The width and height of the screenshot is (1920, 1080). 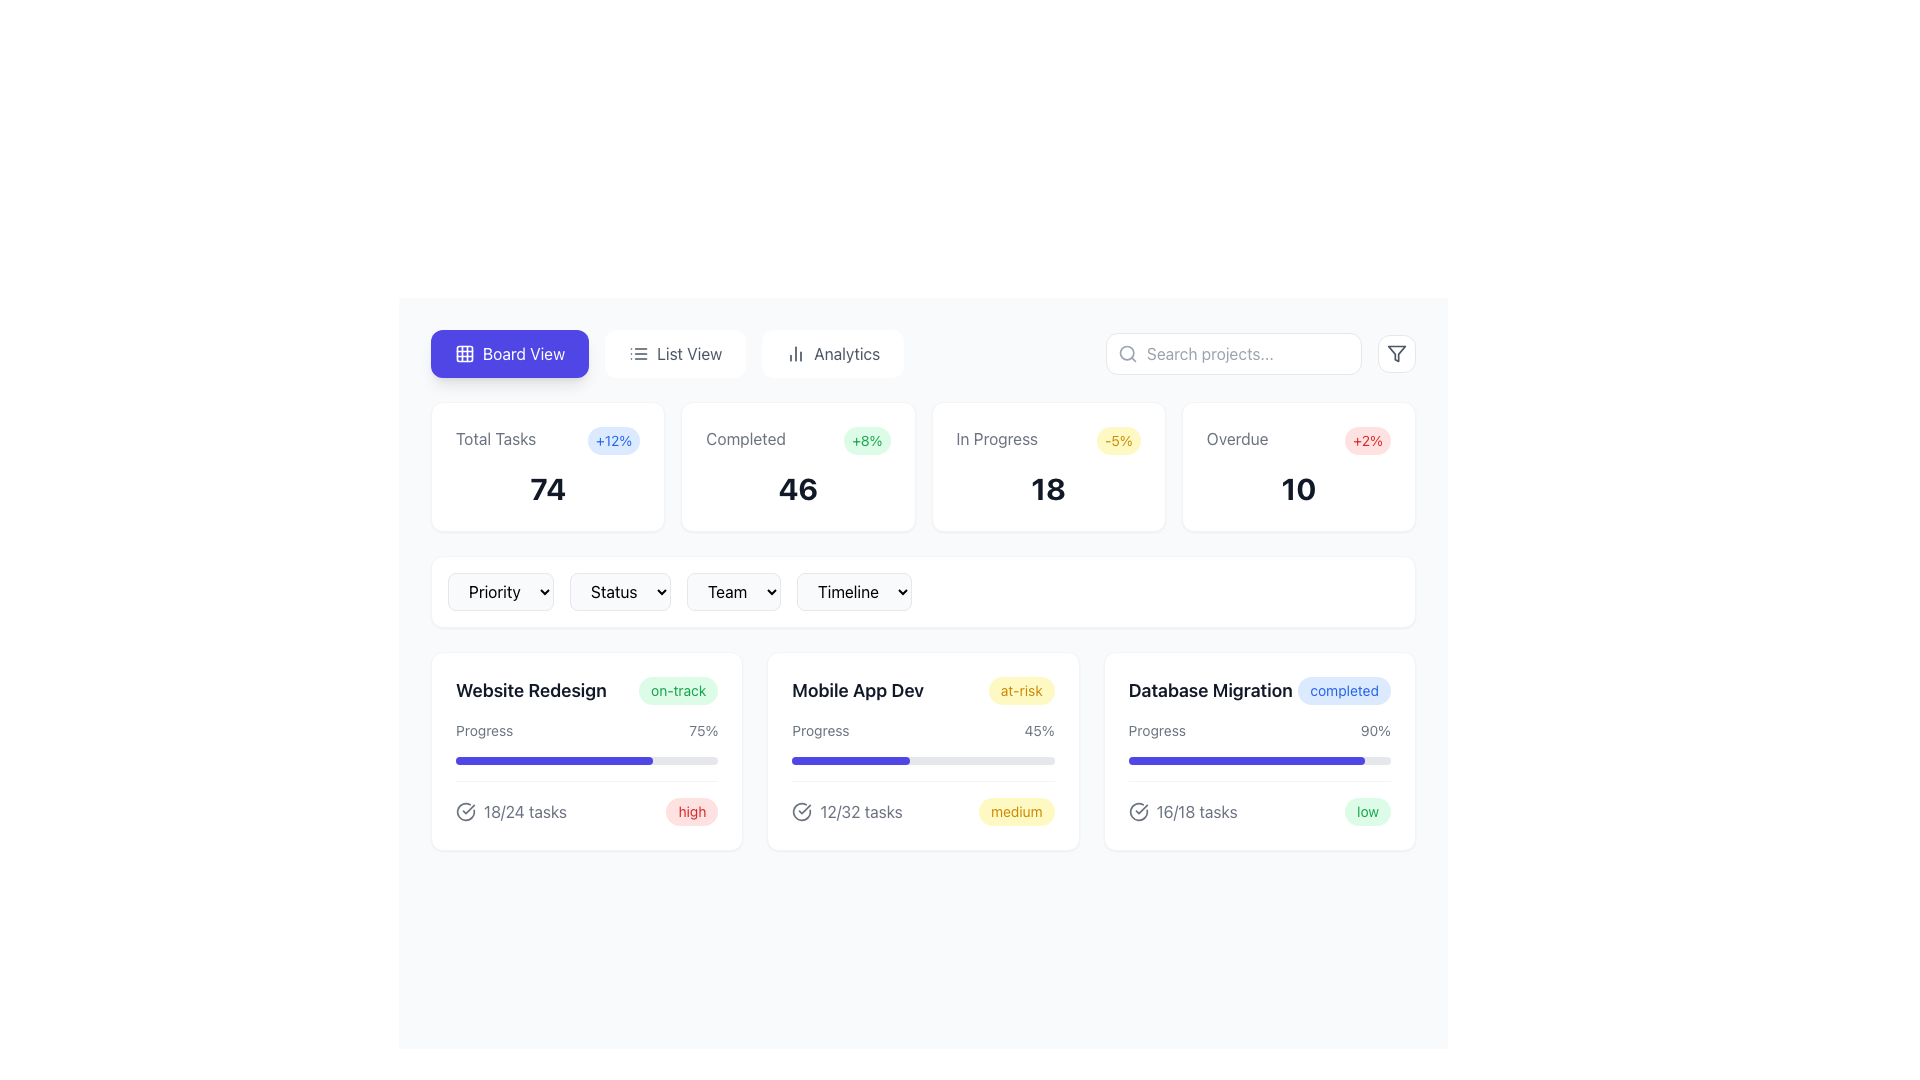 I want to click on the Progress Tracker Widget labeled 'Mobile App Dev', so click(x=922, y=772).